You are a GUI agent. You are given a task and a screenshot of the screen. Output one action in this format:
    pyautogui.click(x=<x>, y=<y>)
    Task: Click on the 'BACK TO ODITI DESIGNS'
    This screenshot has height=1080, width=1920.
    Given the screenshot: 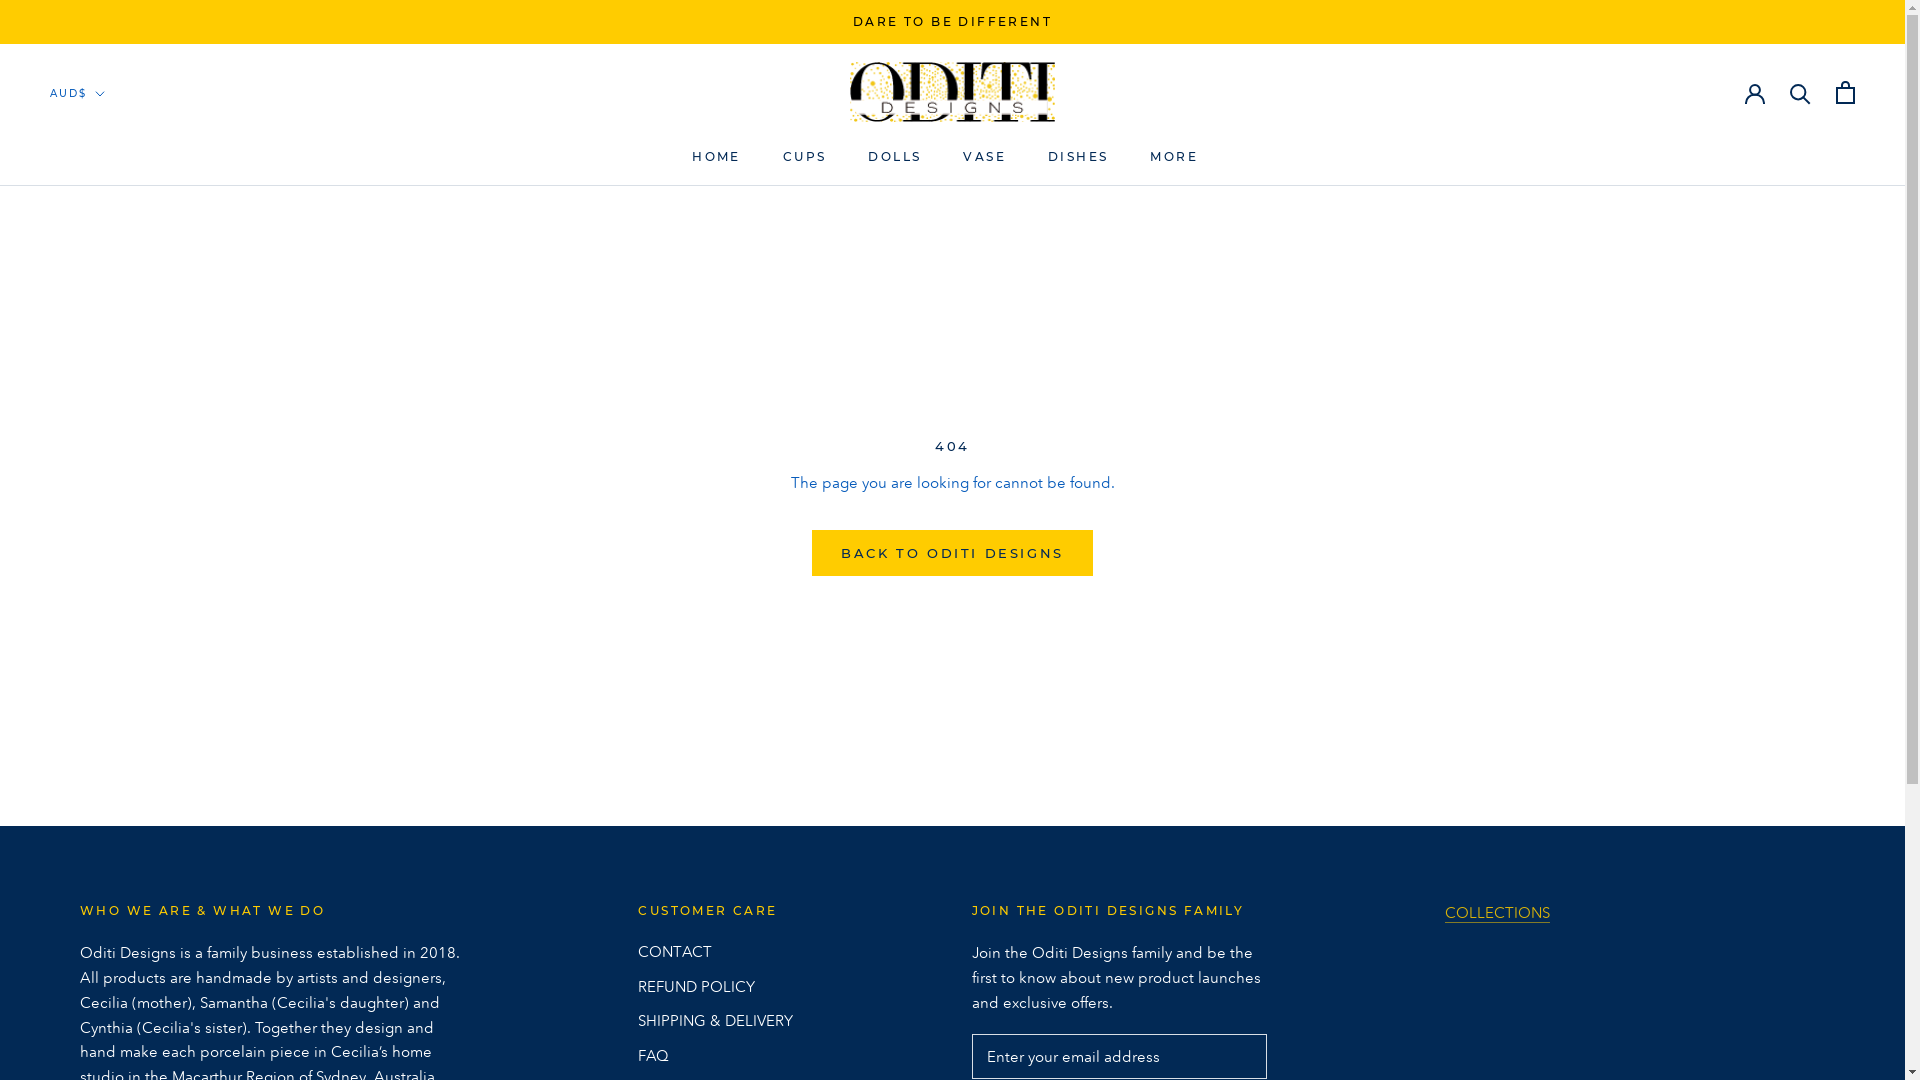 What is the action you would take?
    pyautogui.click(x=951, y=552)
    